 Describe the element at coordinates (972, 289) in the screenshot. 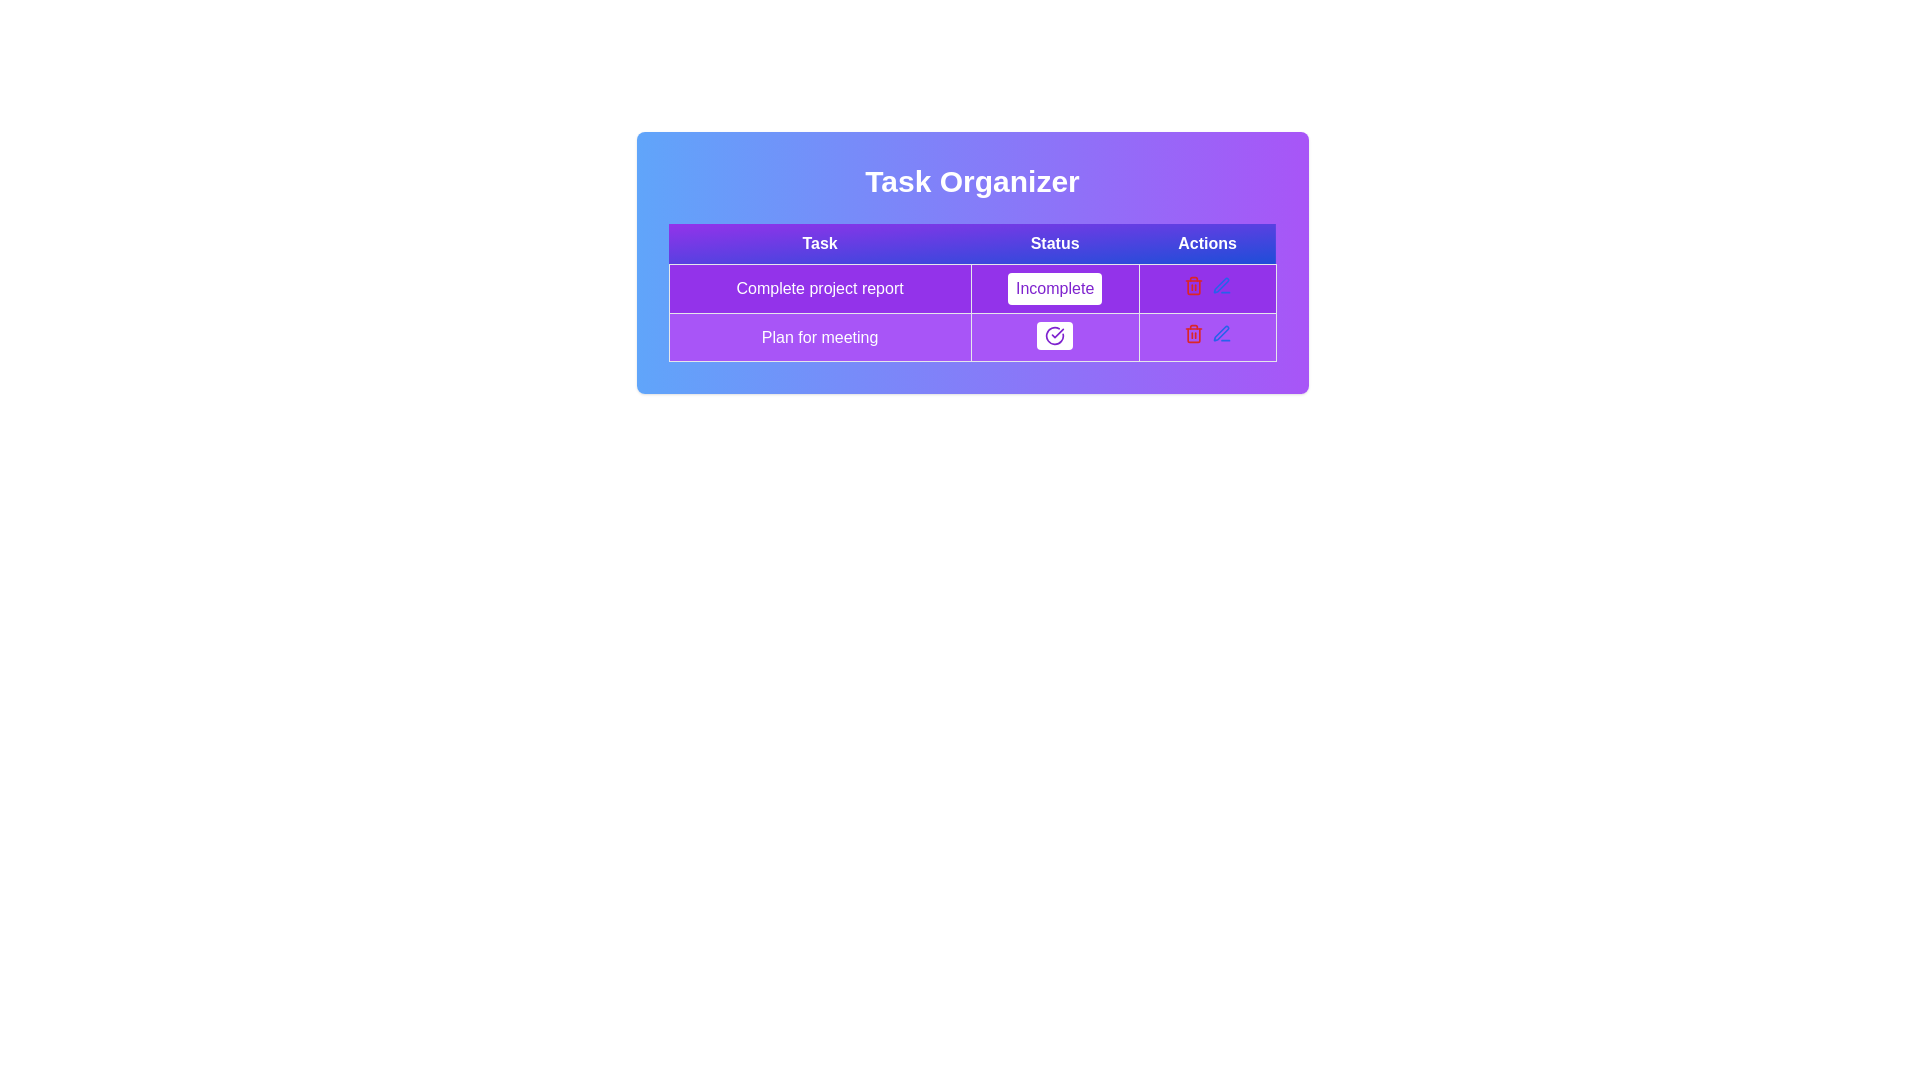

I see `the table row with a purple background containing 'Complete project report' and 'Incomplete' status, located in the first row of the task table` at that location.